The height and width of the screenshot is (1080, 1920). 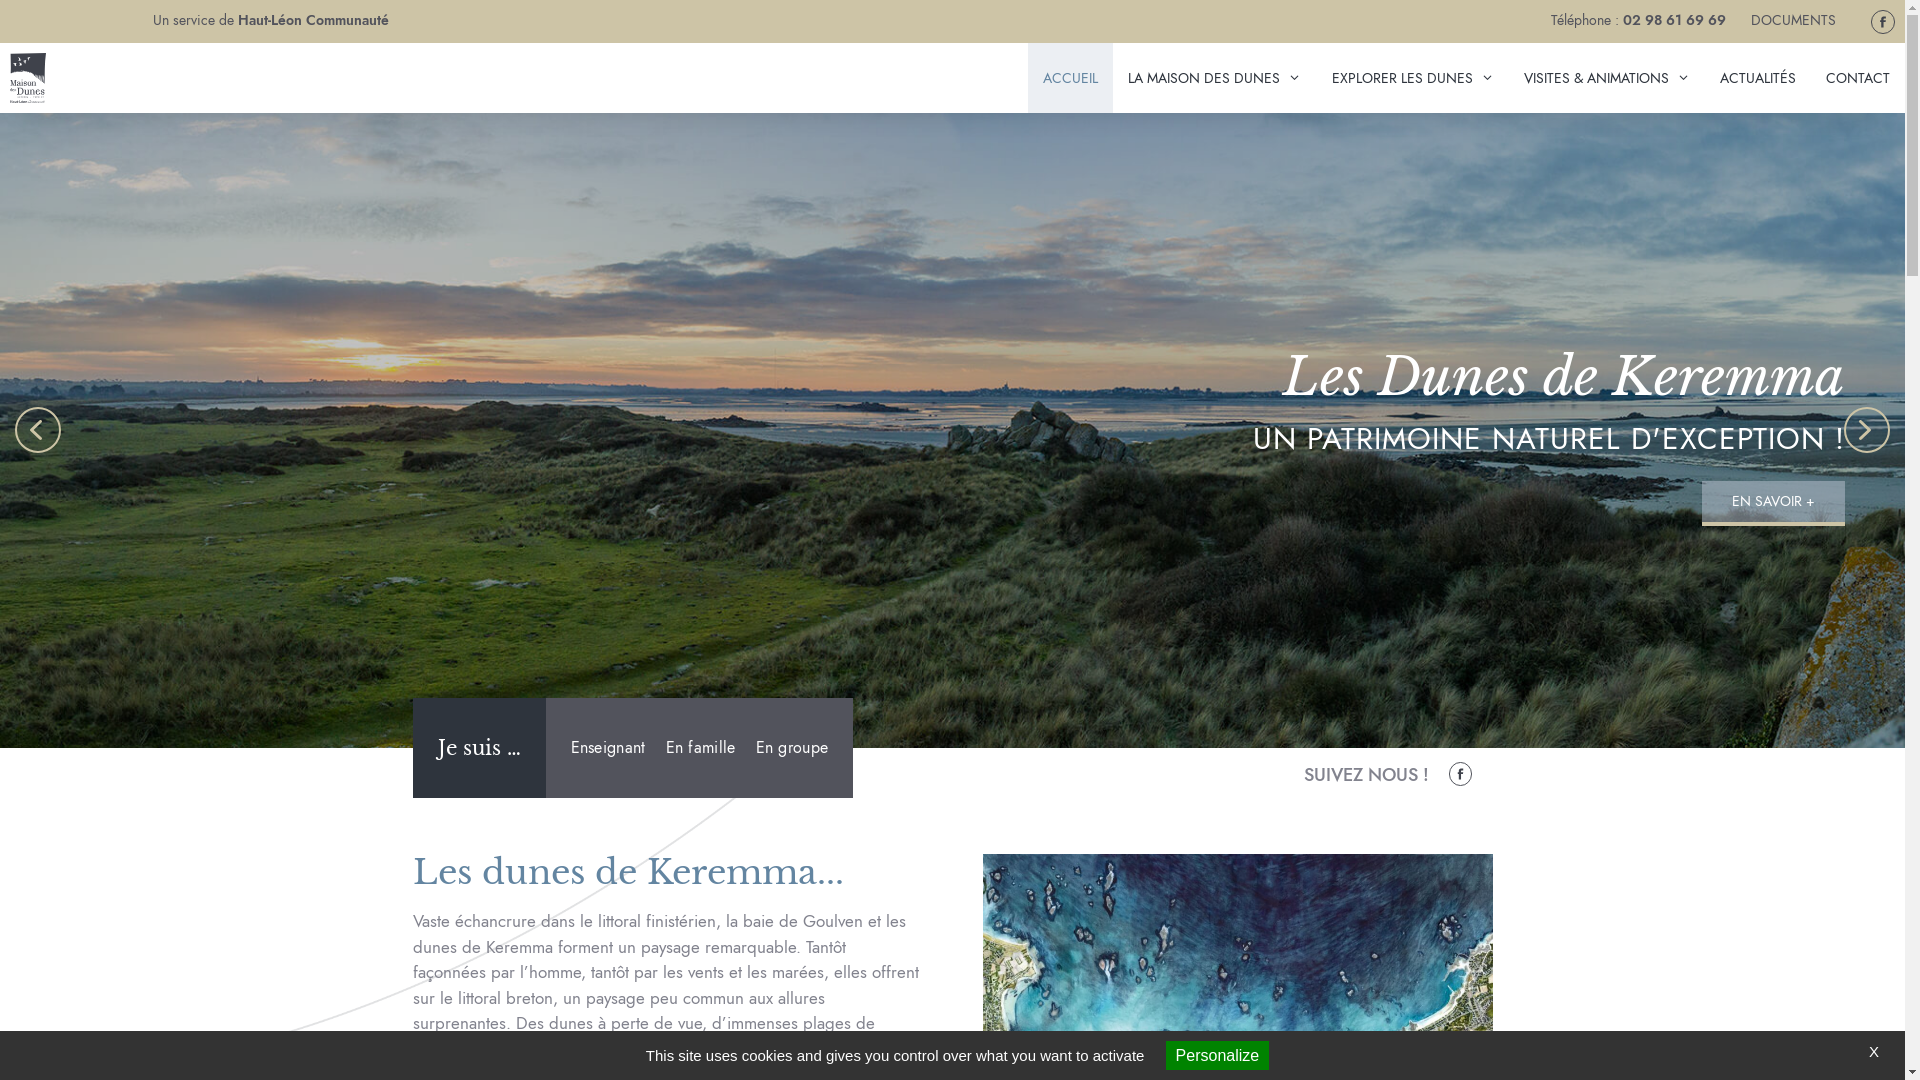 What do you see at coordinates (1217, 1054) in the screenshot?
I see `'Personalize'` at bounding box center [1217, 1054].